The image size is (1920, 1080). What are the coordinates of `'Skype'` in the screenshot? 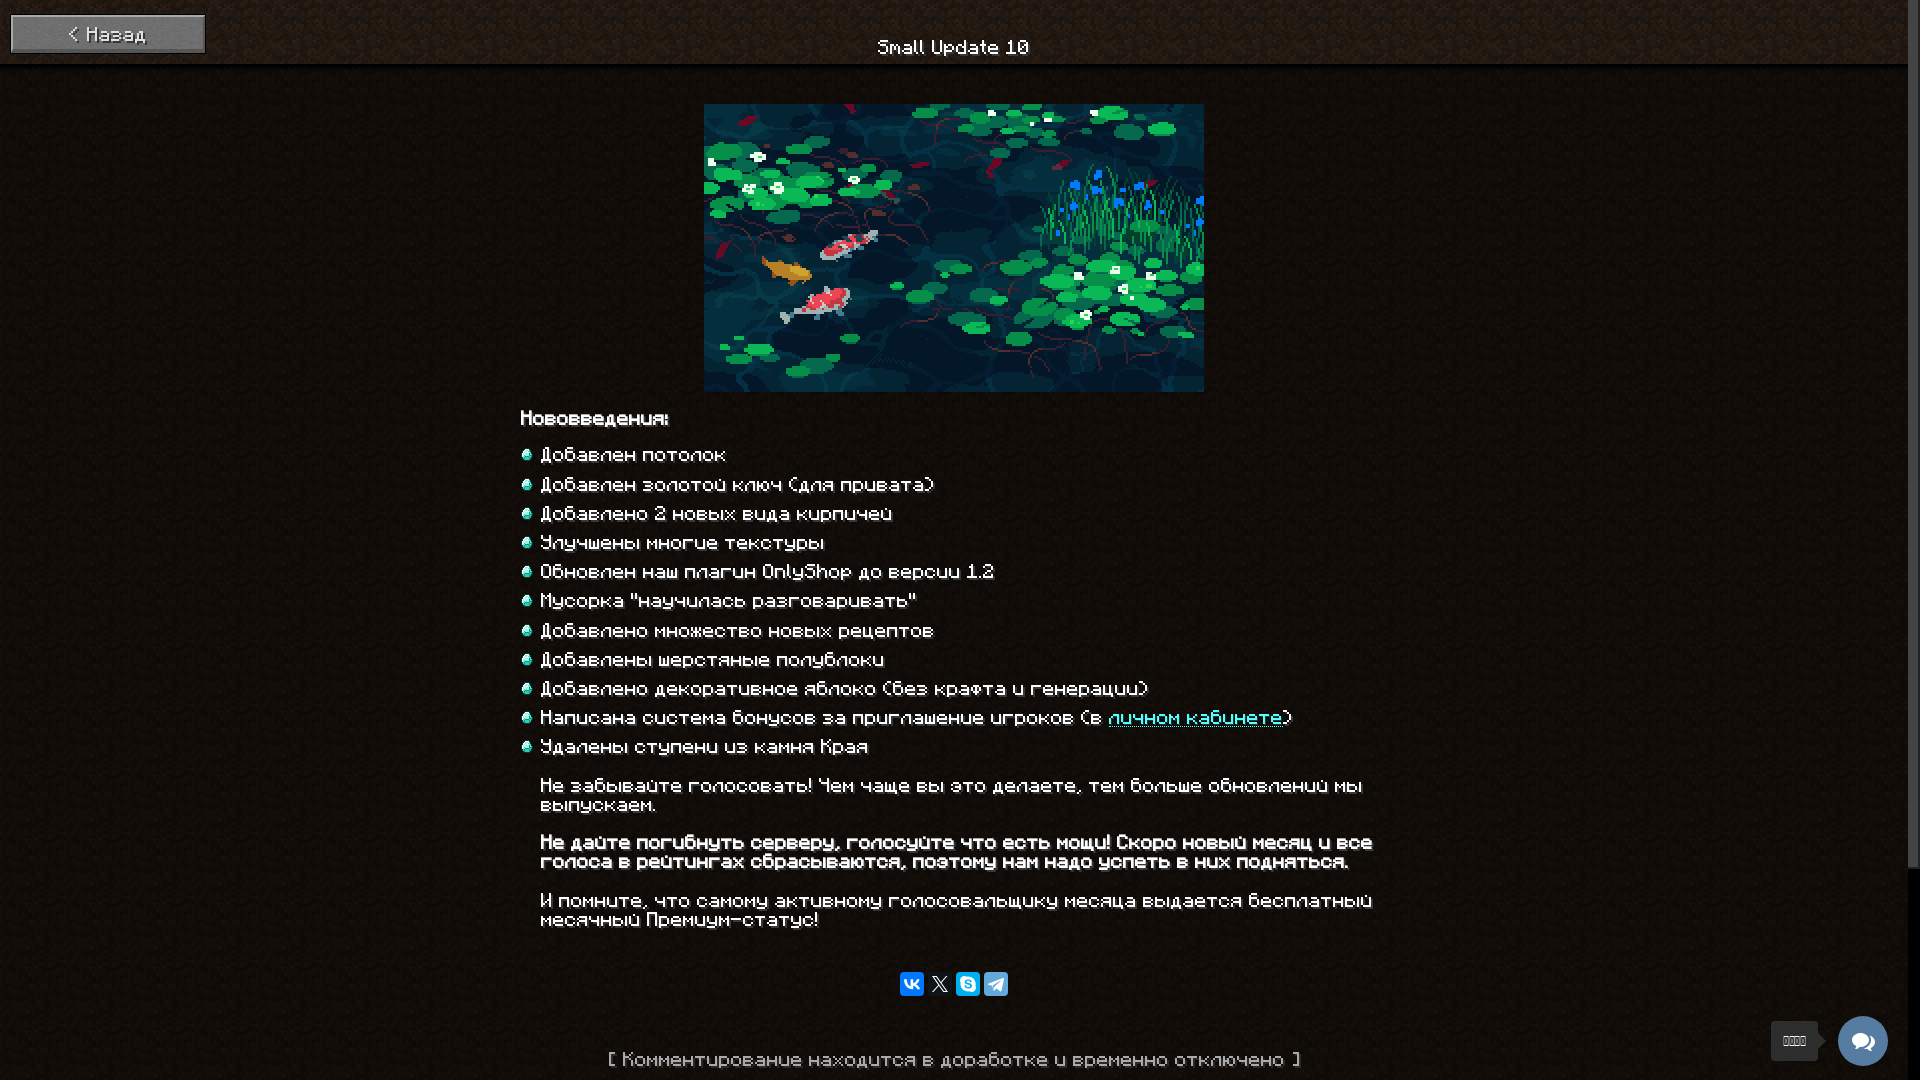 It's located at (968, 982).